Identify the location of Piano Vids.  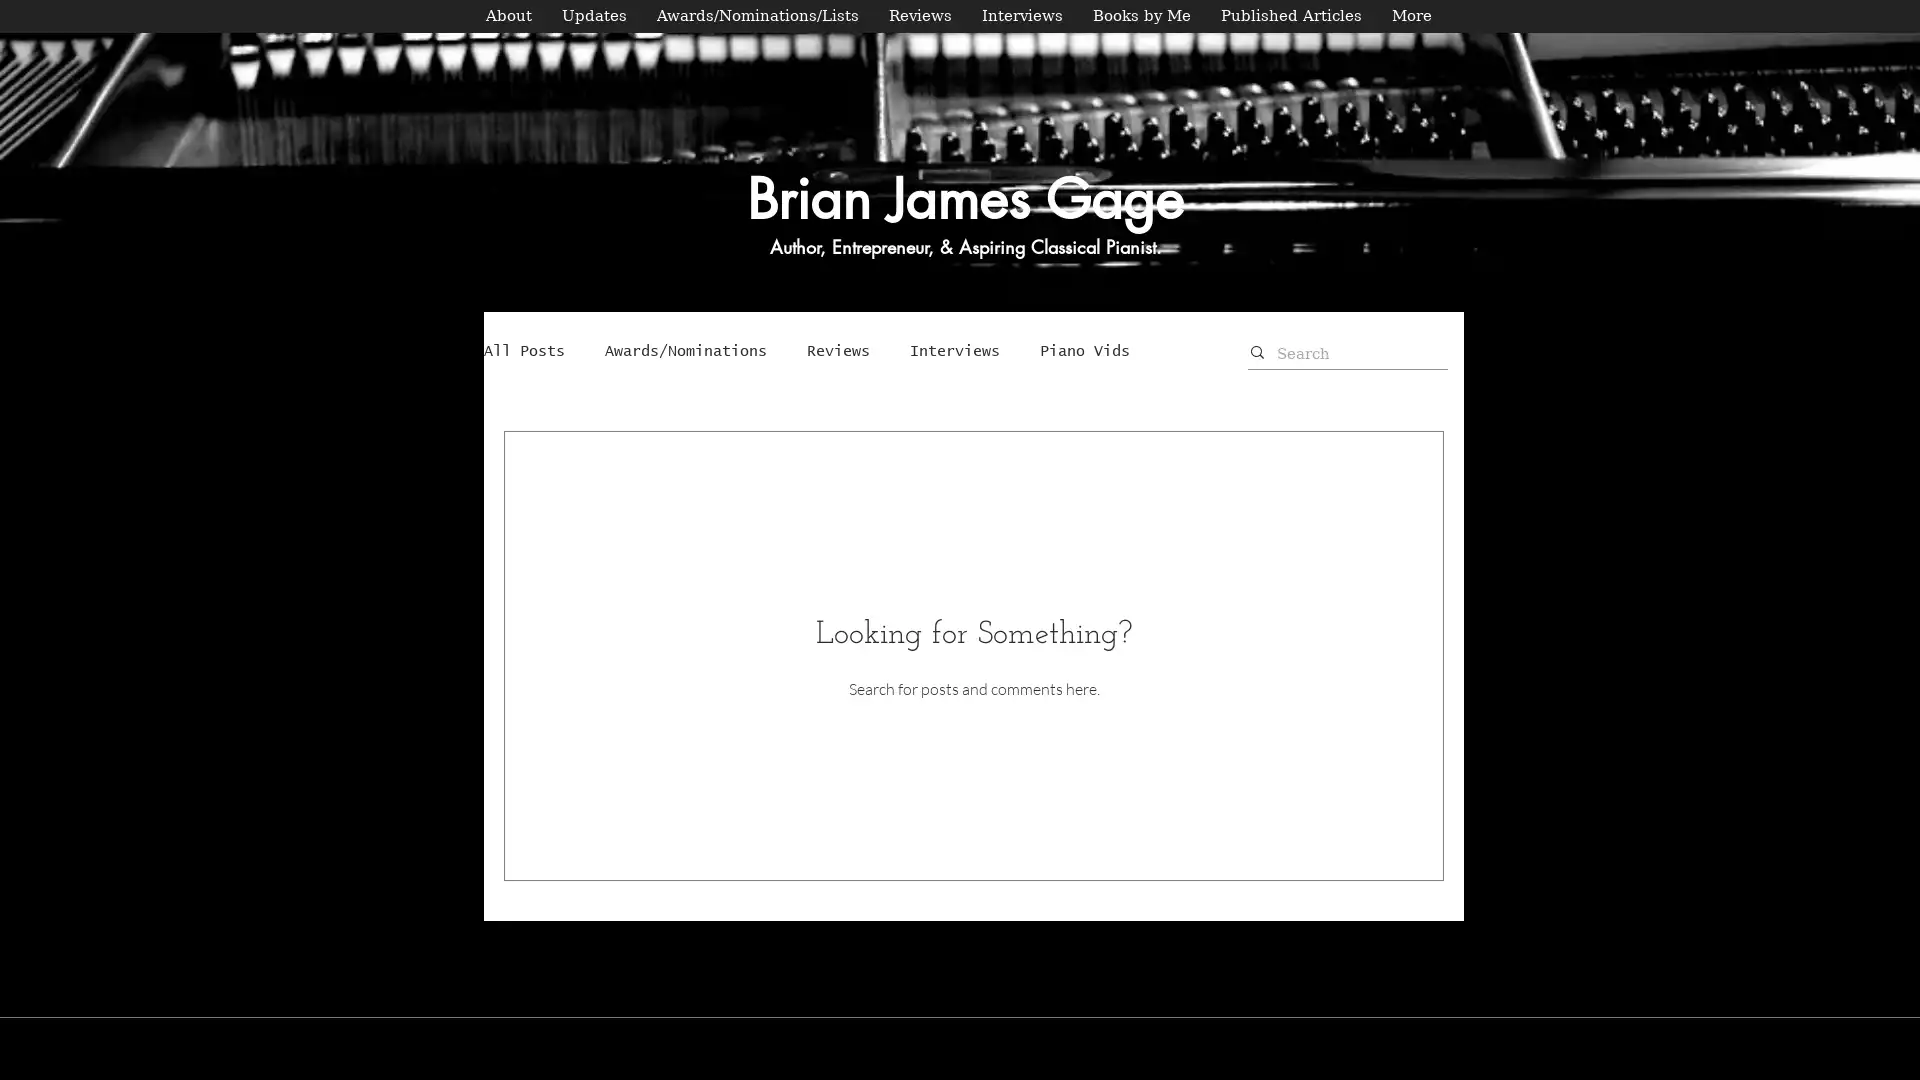
(1083, 350).